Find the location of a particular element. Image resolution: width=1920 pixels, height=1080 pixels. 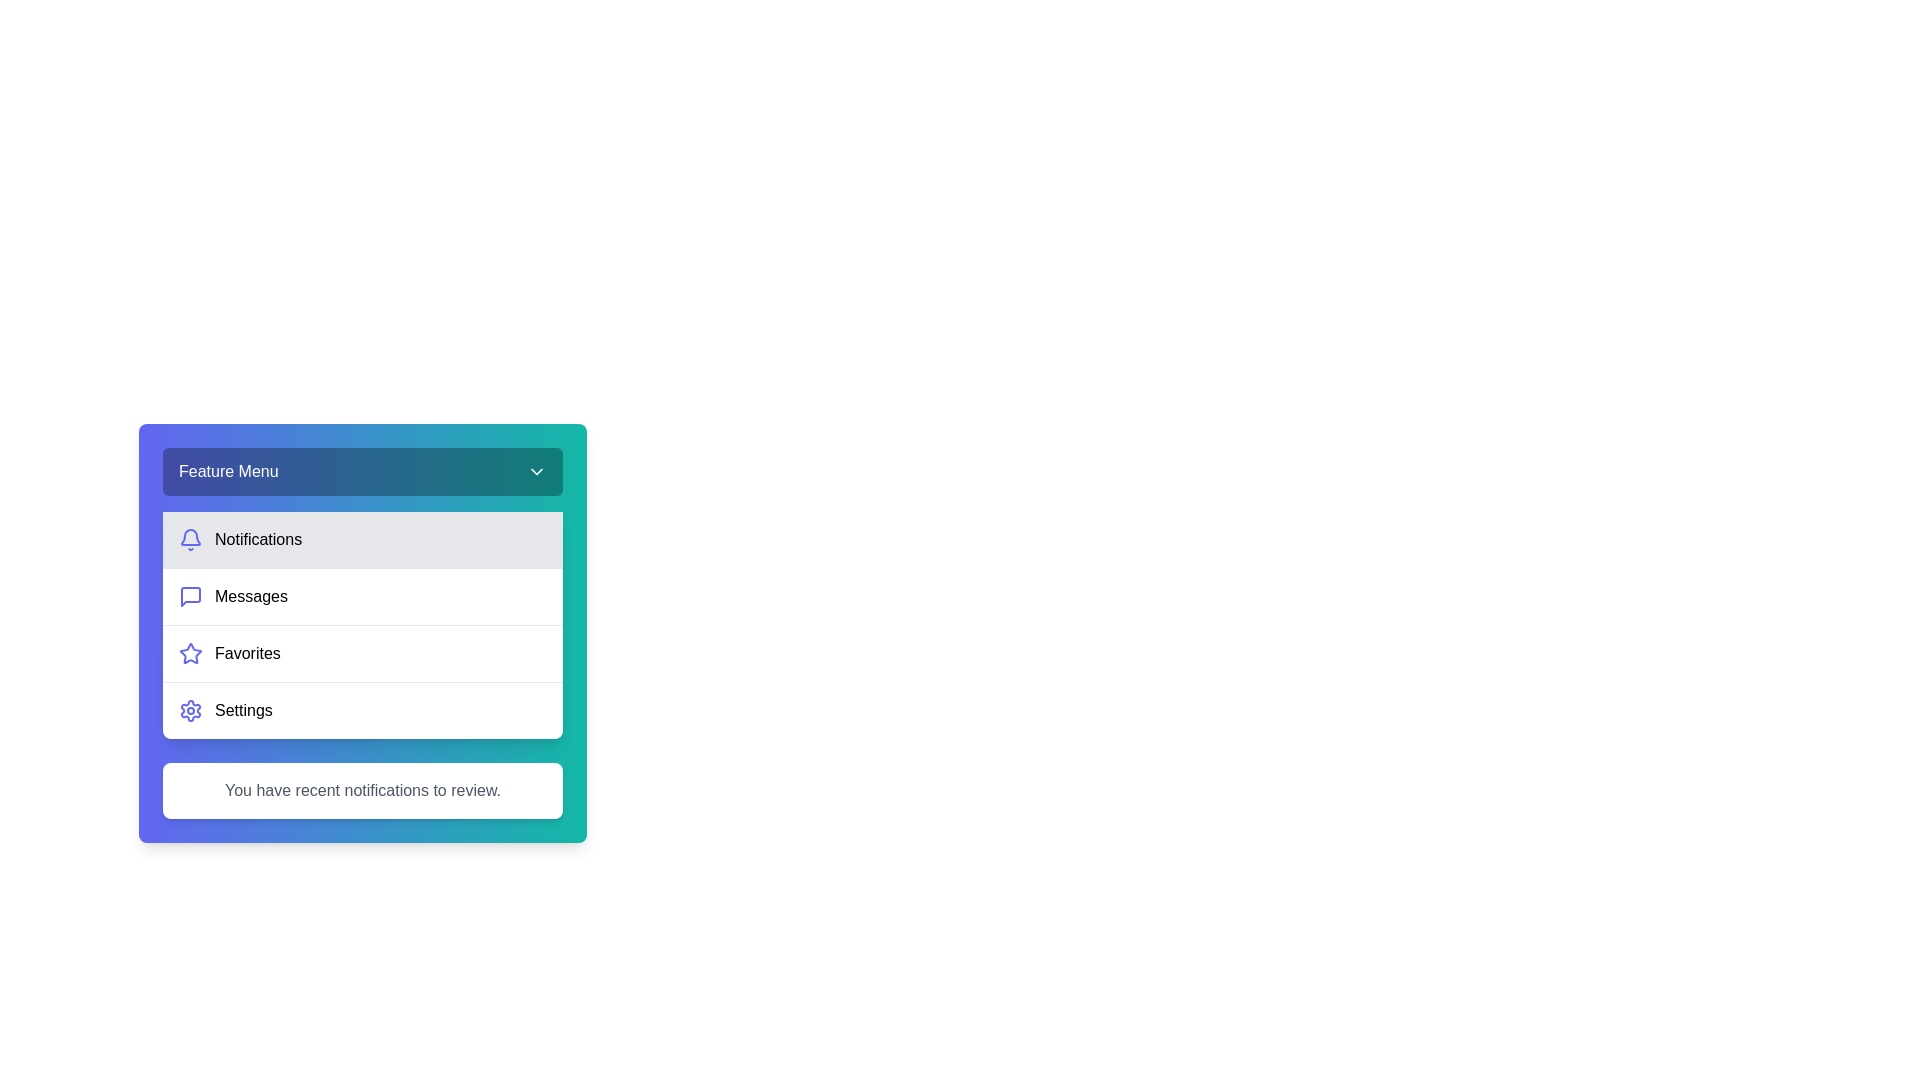

the 'Favorites' menu item, which is the third option is located at coordinates (363, 632).